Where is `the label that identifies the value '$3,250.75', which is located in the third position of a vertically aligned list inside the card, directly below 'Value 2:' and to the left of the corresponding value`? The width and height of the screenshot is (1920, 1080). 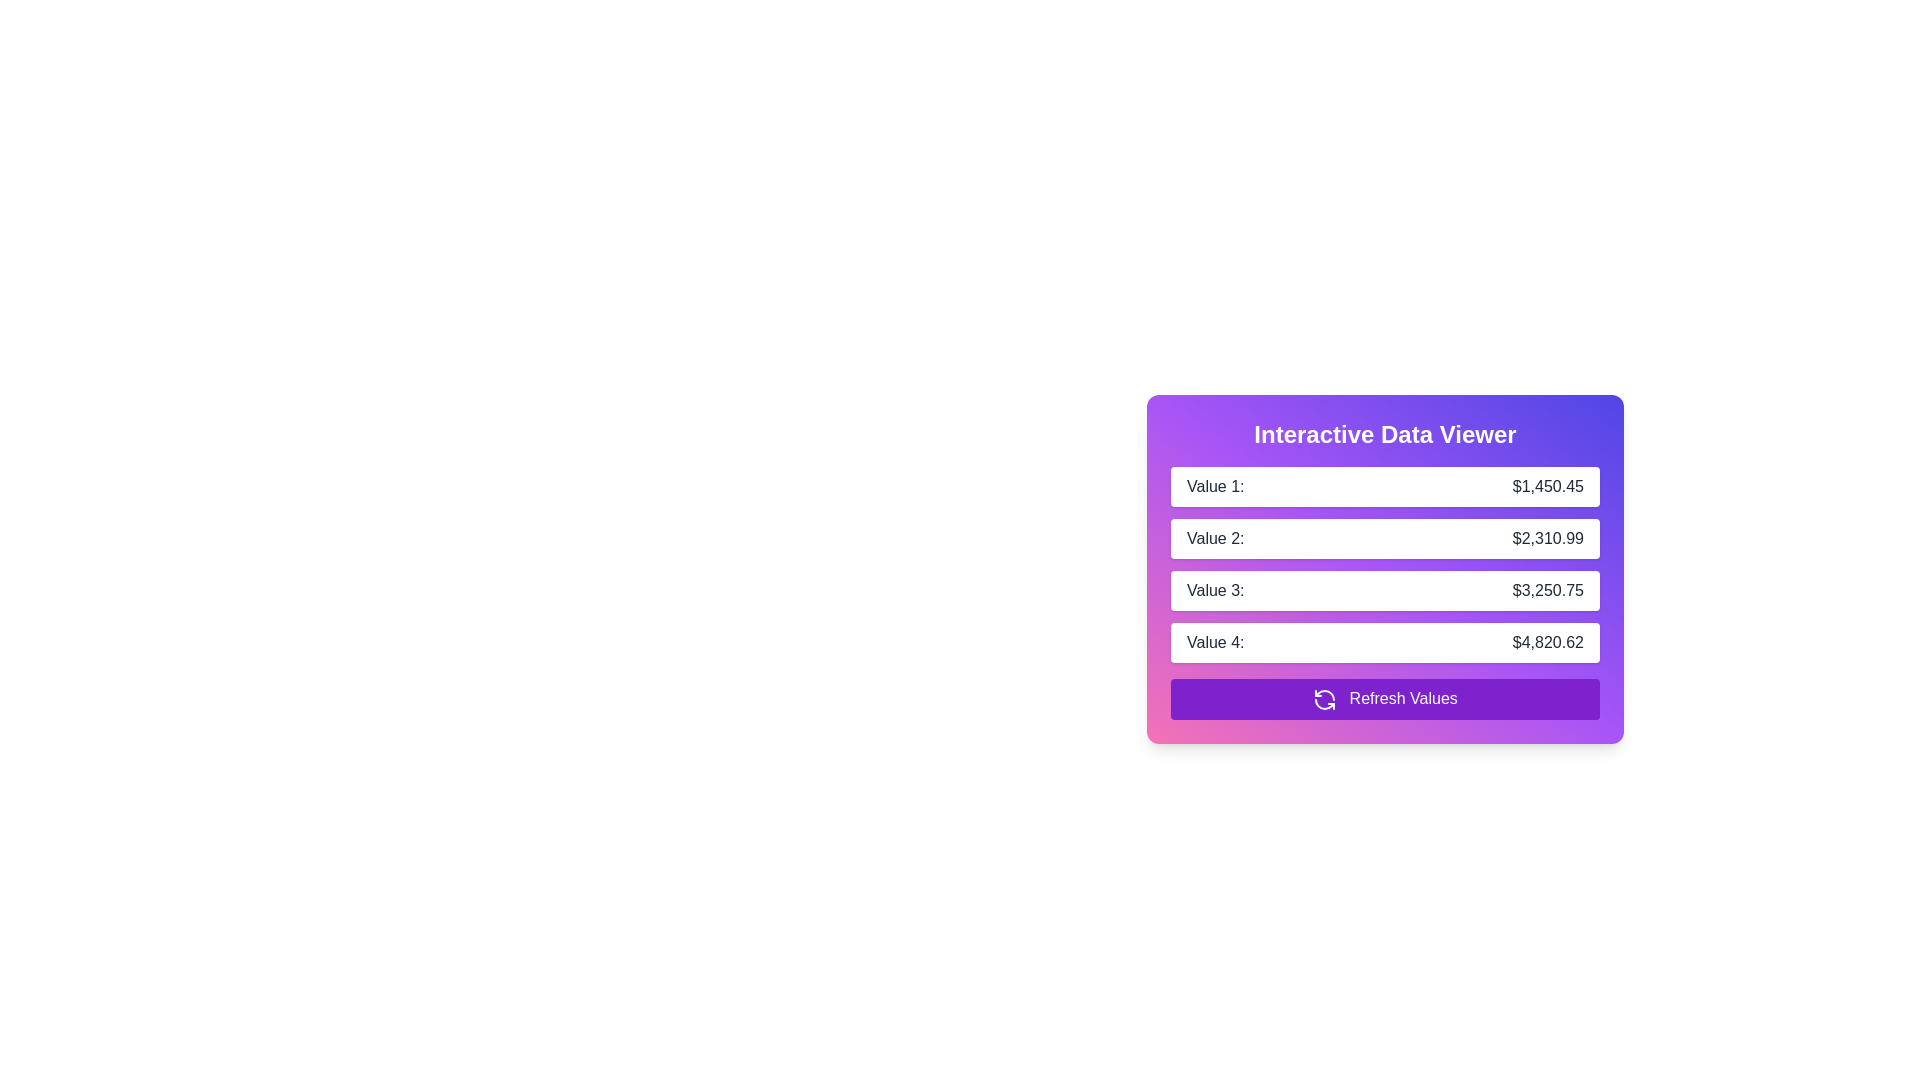
the label that identifies the value '$3,250.75', which is located in the third position of a vertically aligned list inside the card, directly below 'Value 2:' and to the left of the corresponding value is located at coordinates (1214, 589).